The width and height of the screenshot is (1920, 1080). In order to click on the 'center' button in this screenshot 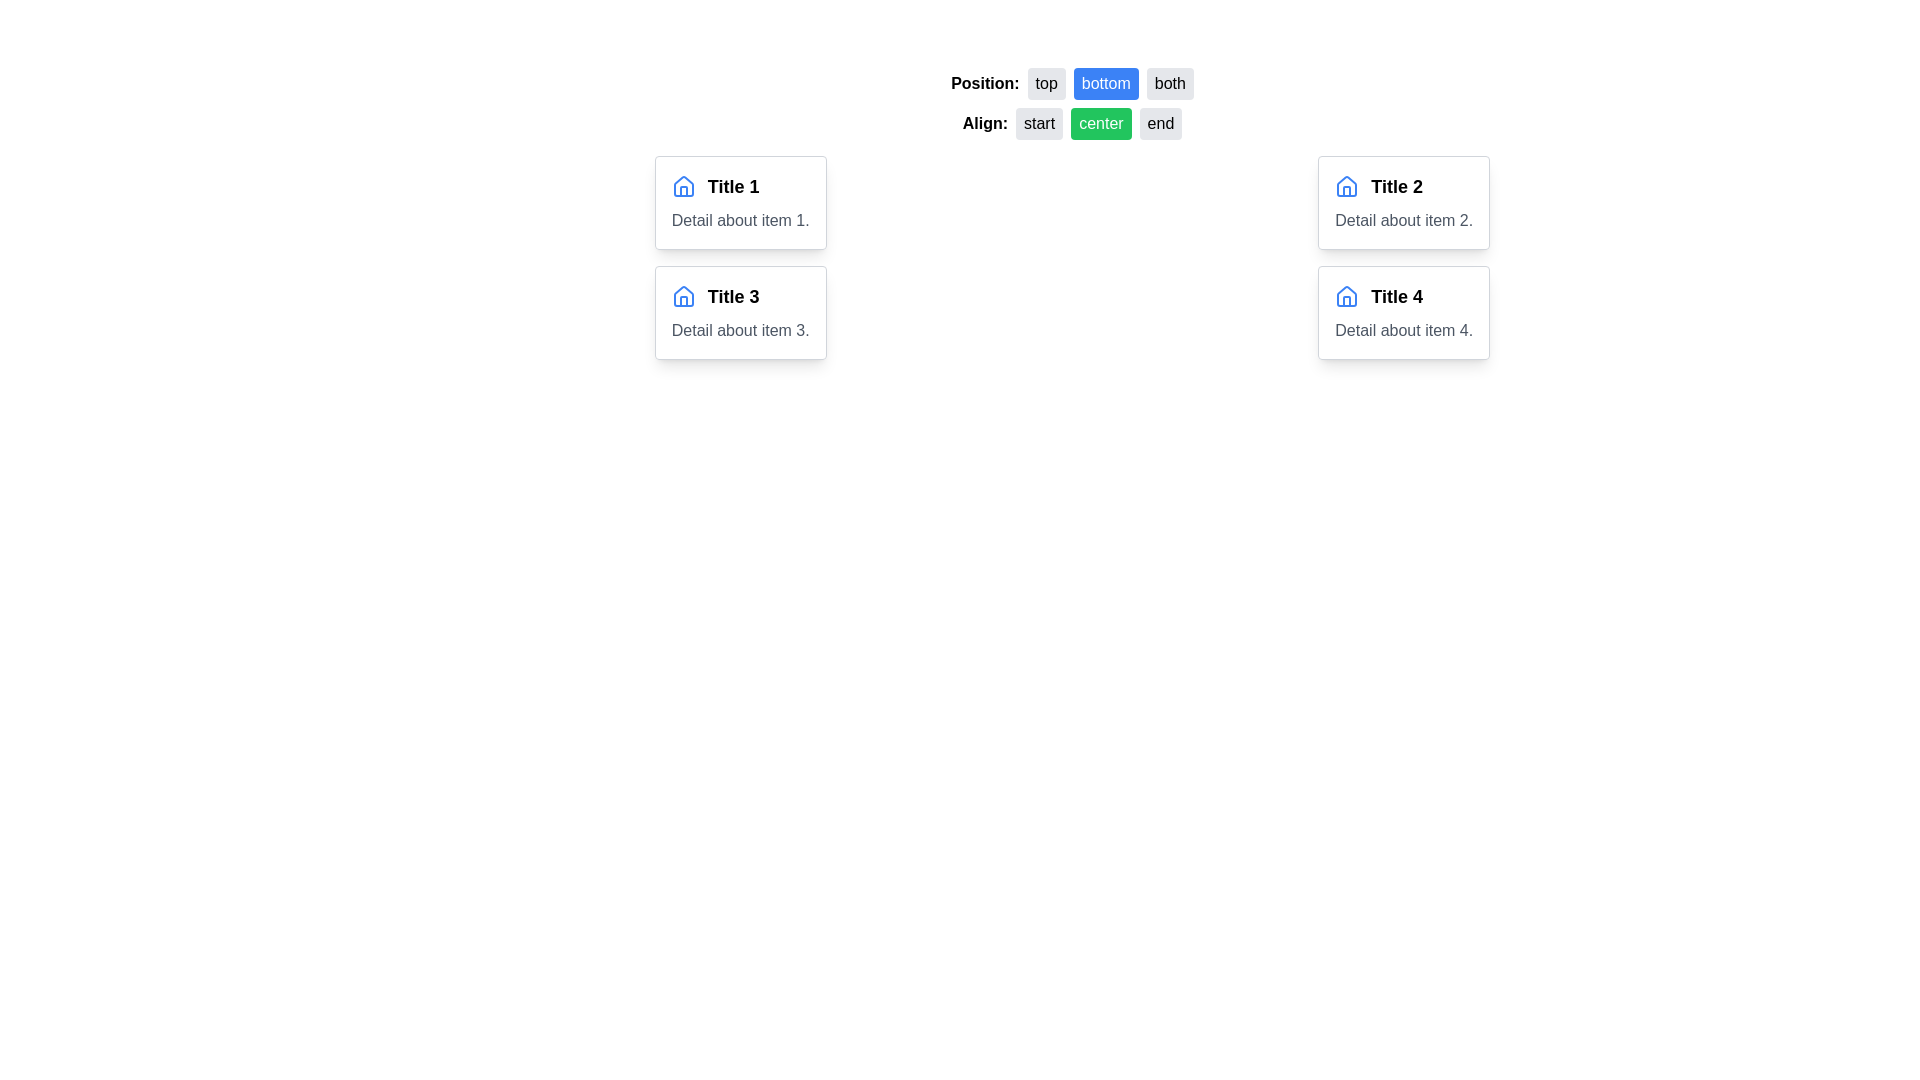, I will do `click(1071, 104)`.